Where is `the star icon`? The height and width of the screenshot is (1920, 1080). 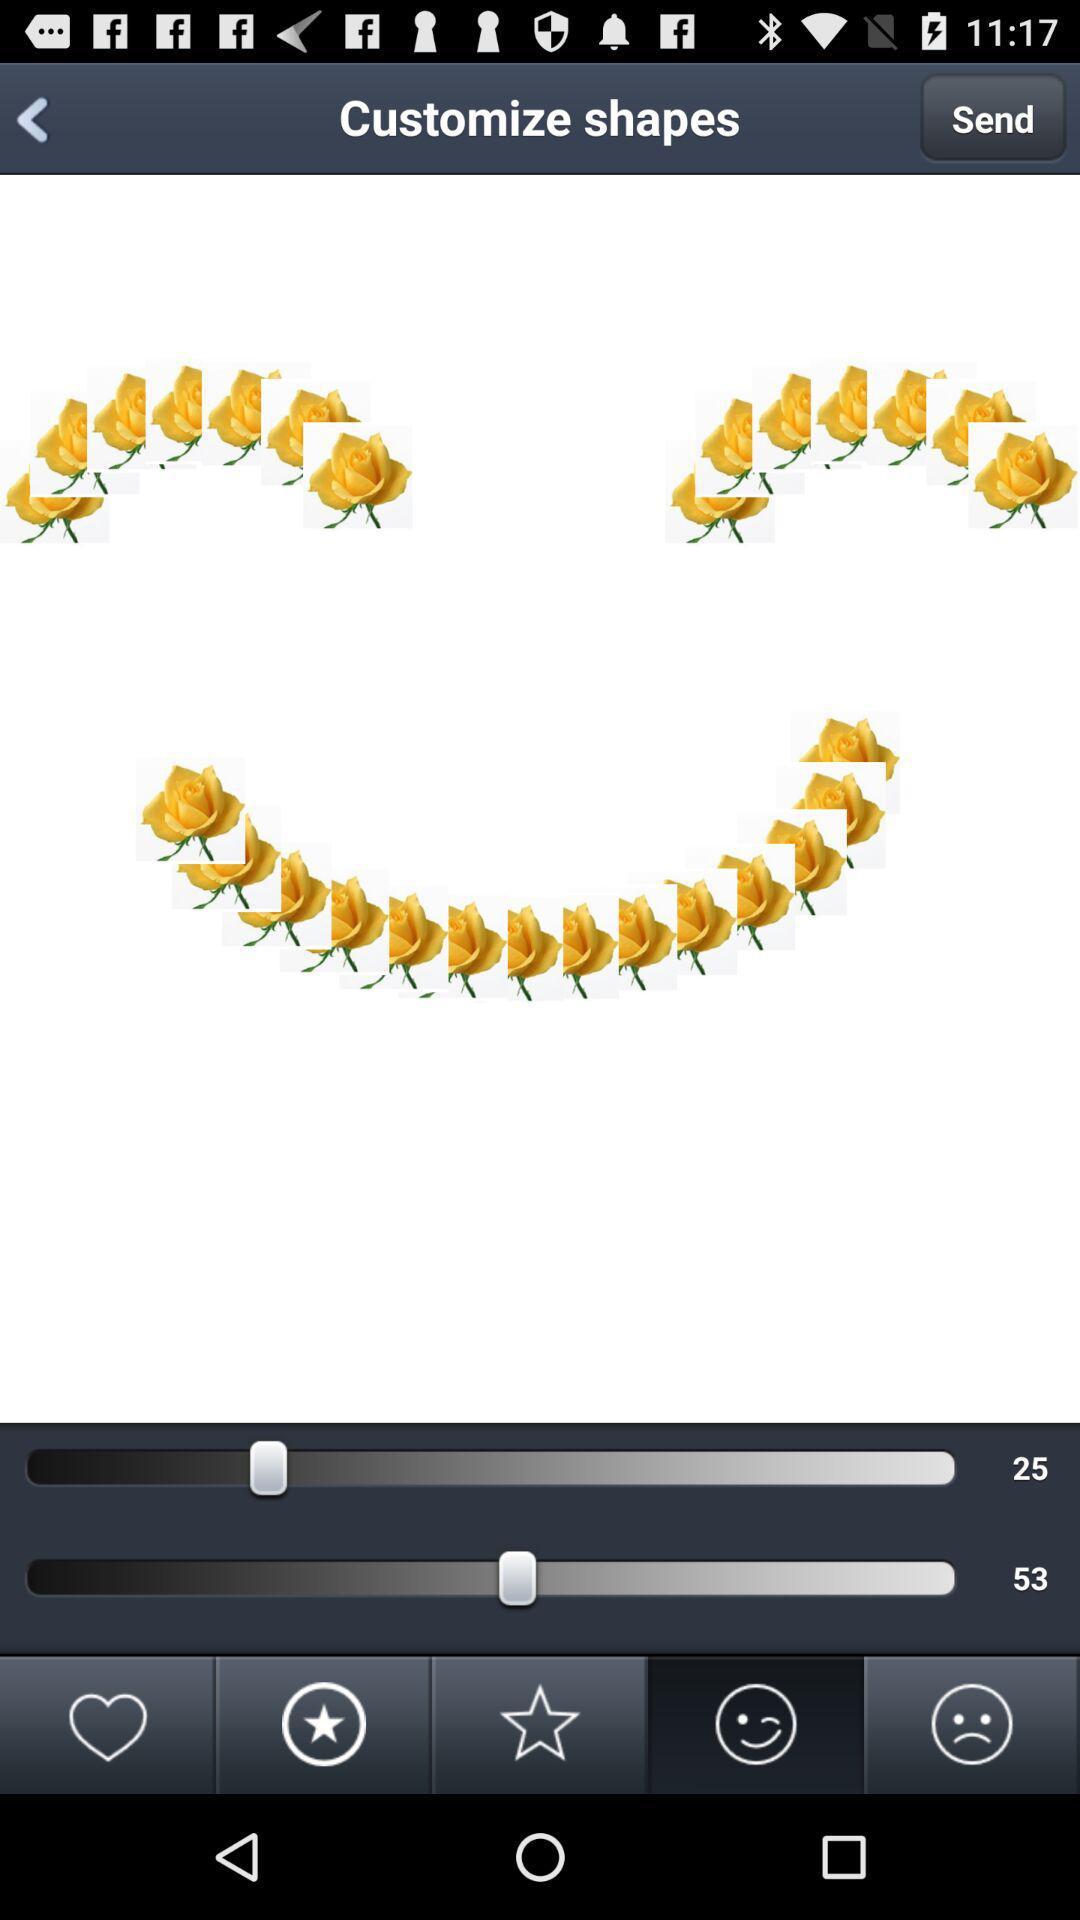 the star icon is located at coordinates (540, 1843).